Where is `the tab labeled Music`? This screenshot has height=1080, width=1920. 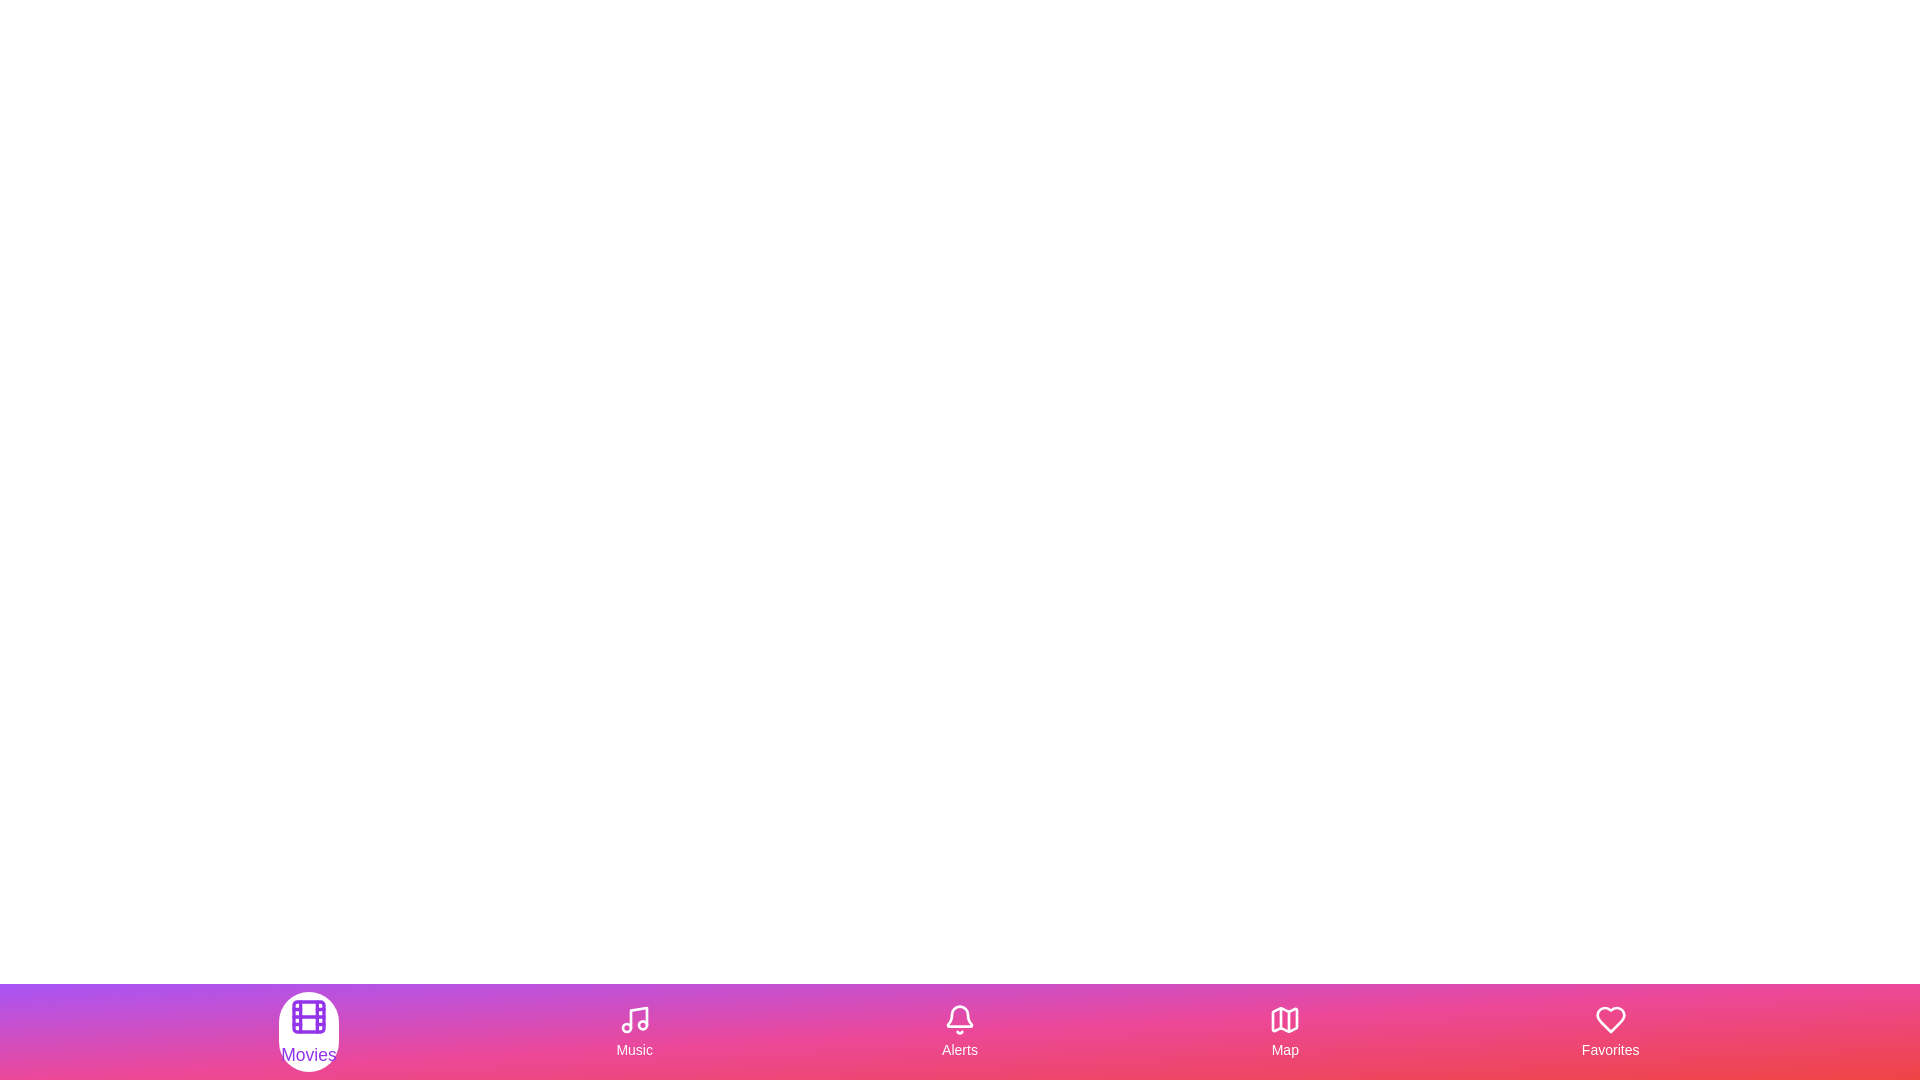
the tab labeled Music is located at coordinates (632, 1032).